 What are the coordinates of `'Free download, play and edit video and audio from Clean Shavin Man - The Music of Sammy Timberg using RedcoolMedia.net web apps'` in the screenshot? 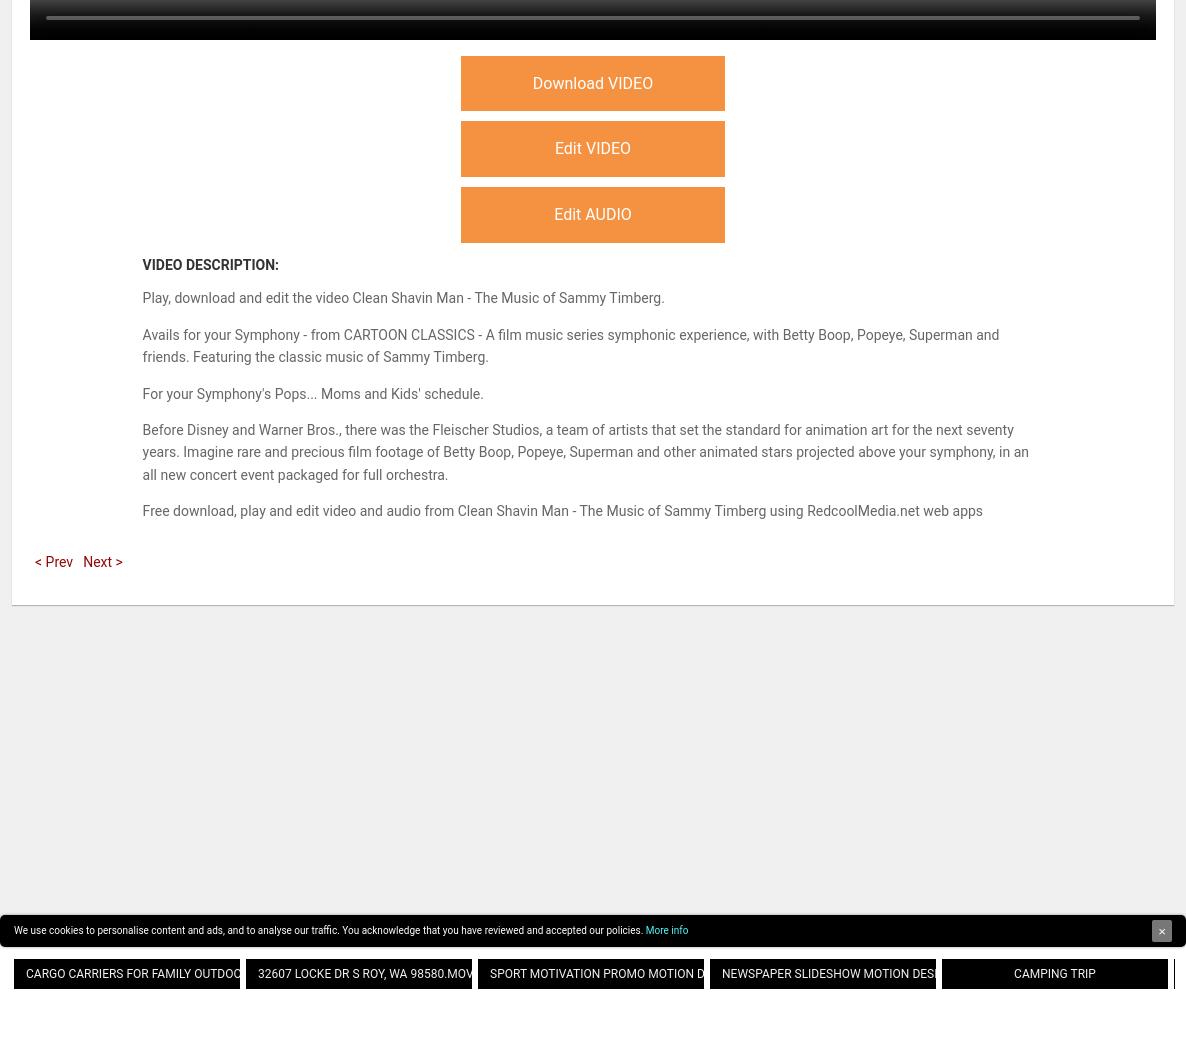 It's located at (562, 511).